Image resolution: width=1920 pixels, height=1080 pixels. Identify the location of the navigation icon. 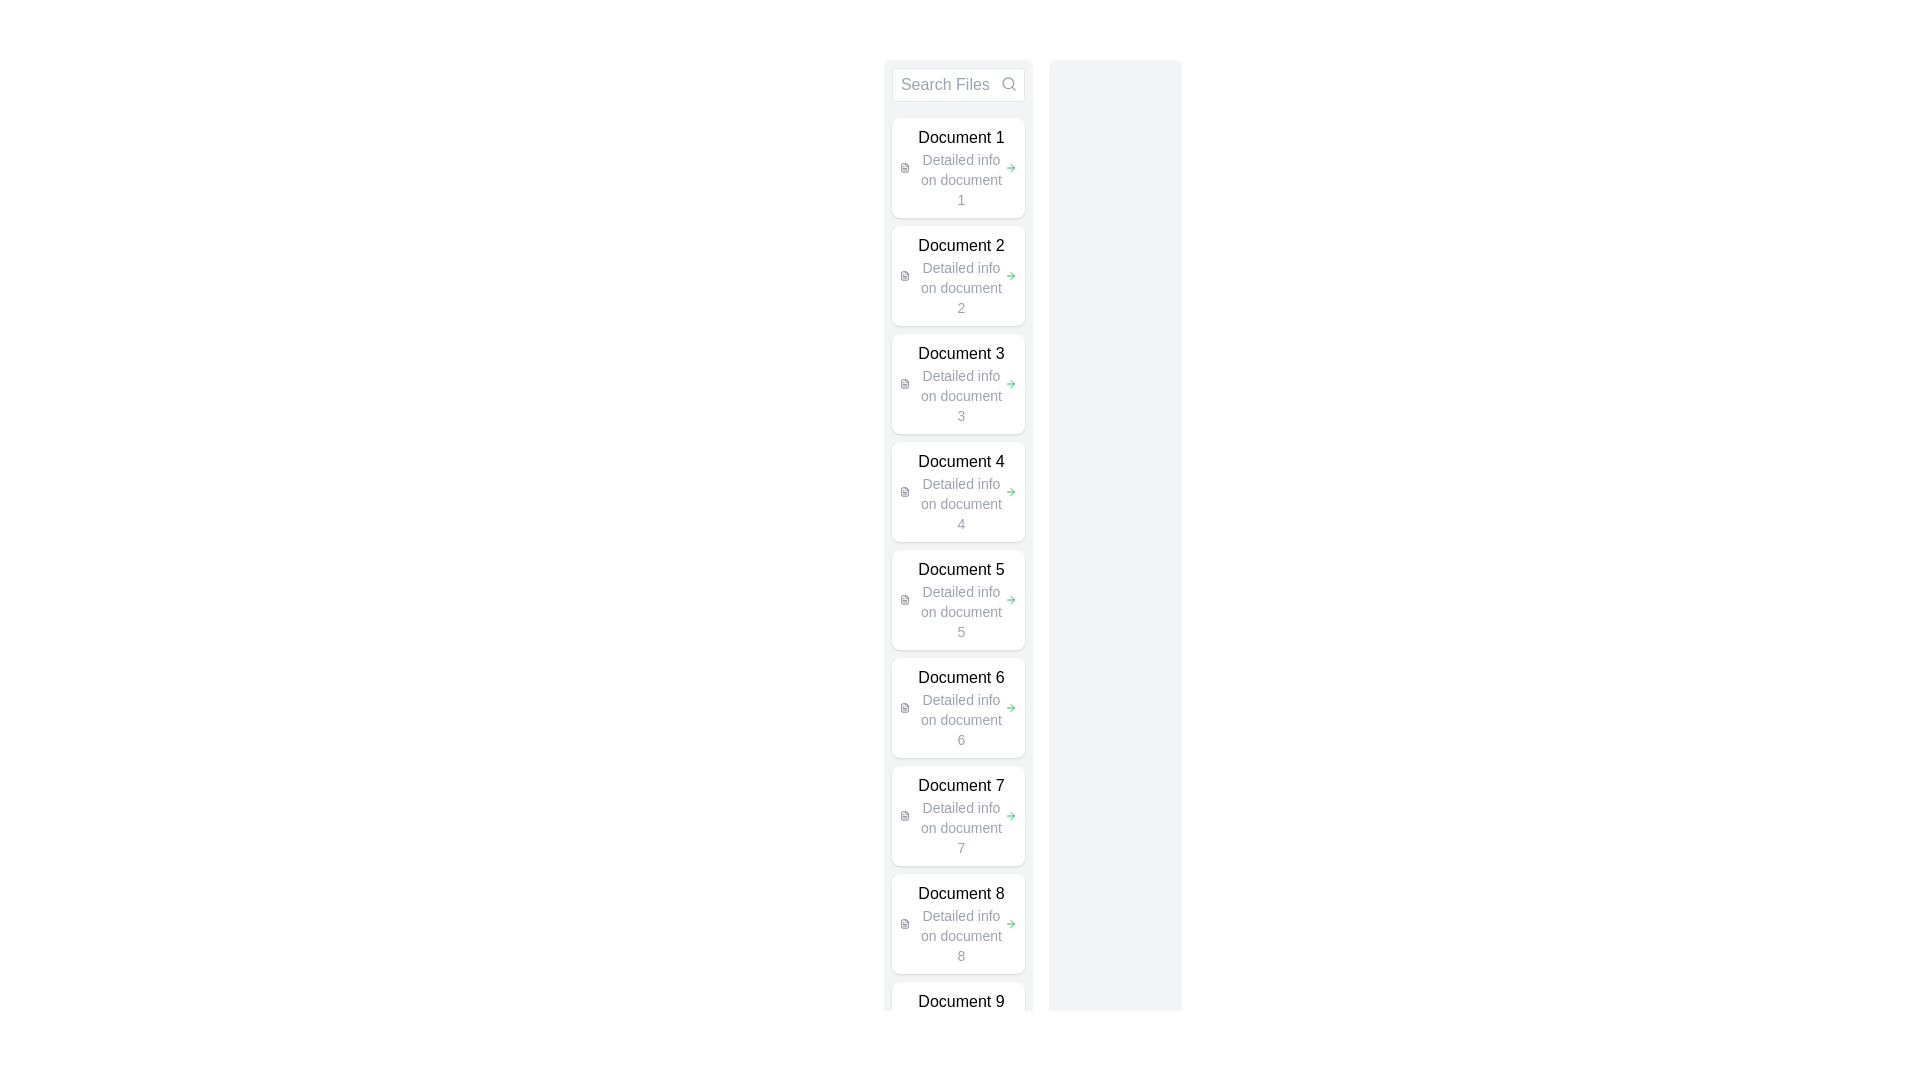
(1011, 384).